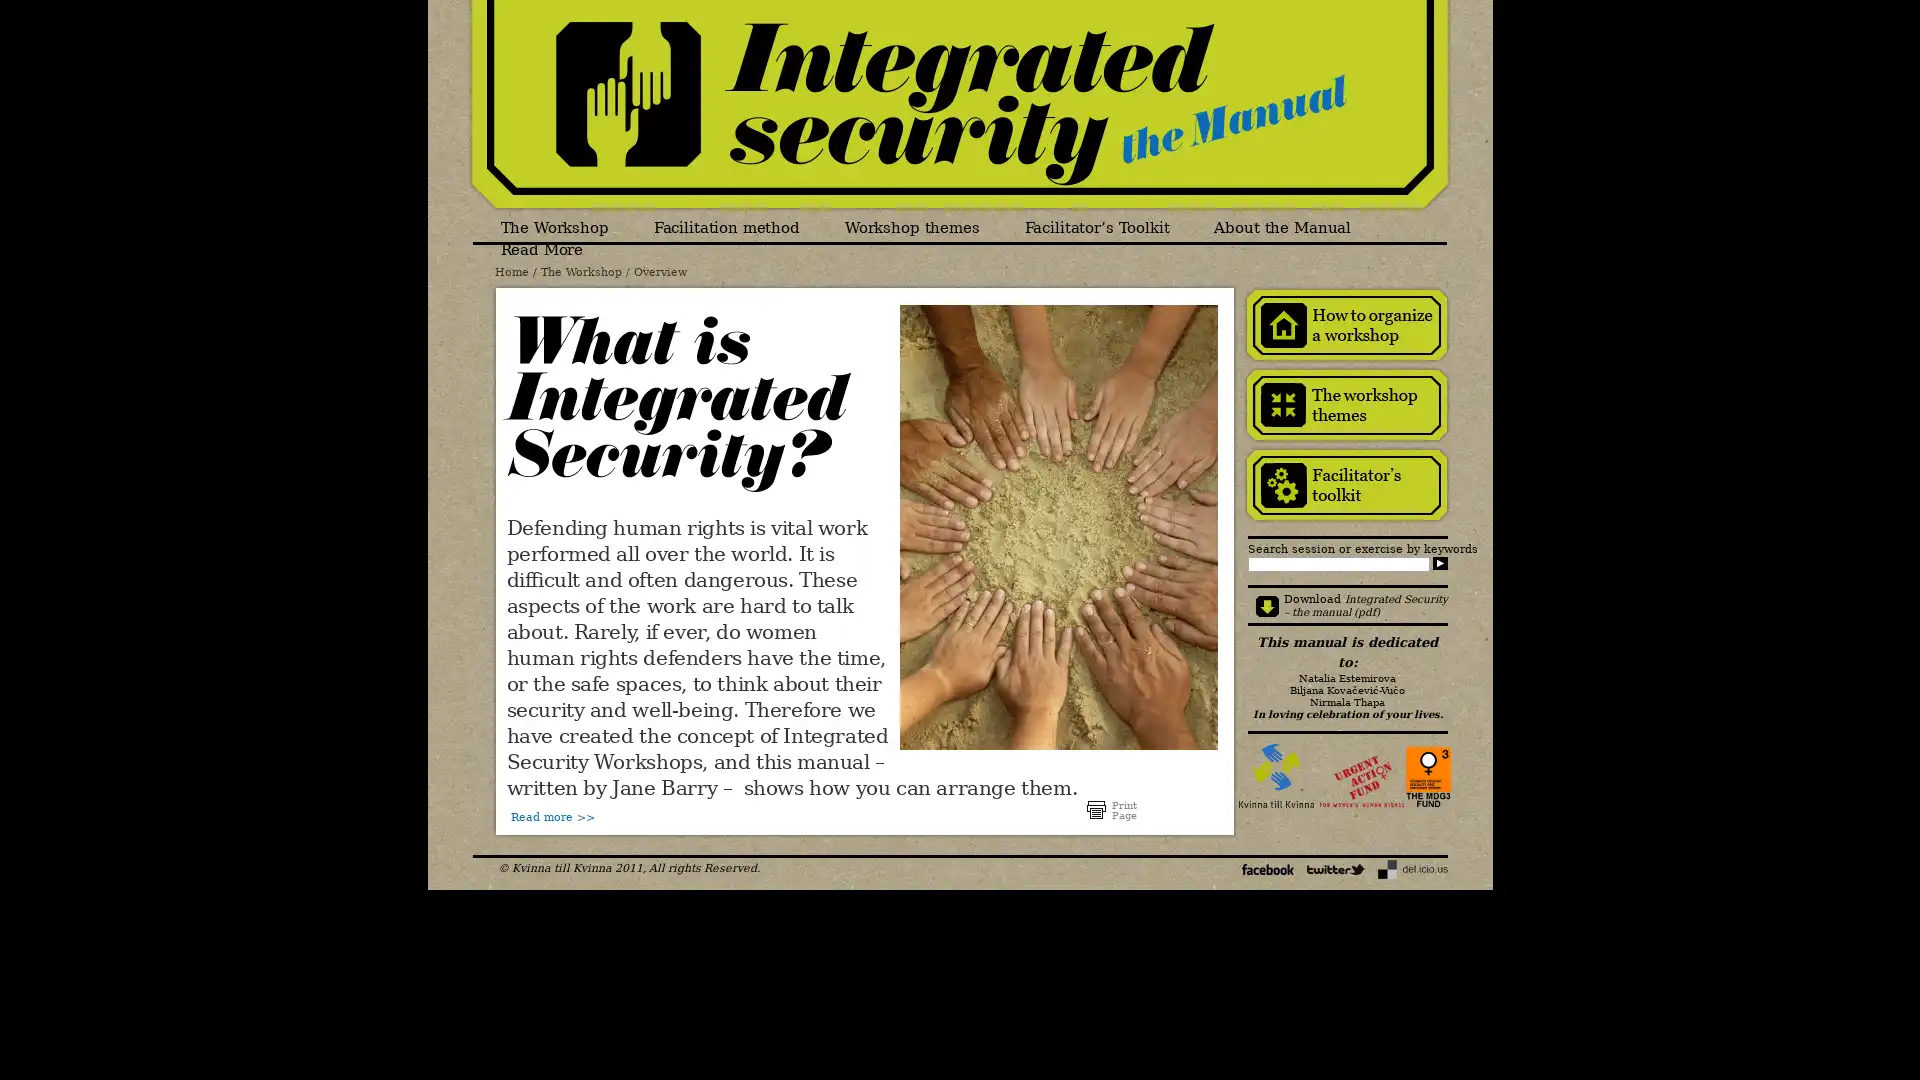 The width and height of the screenshot is (1920, 1080). What do you see at coordinates (1438, 563) in the screenshot?
I see `Search` at bounding box center [1438, 563].